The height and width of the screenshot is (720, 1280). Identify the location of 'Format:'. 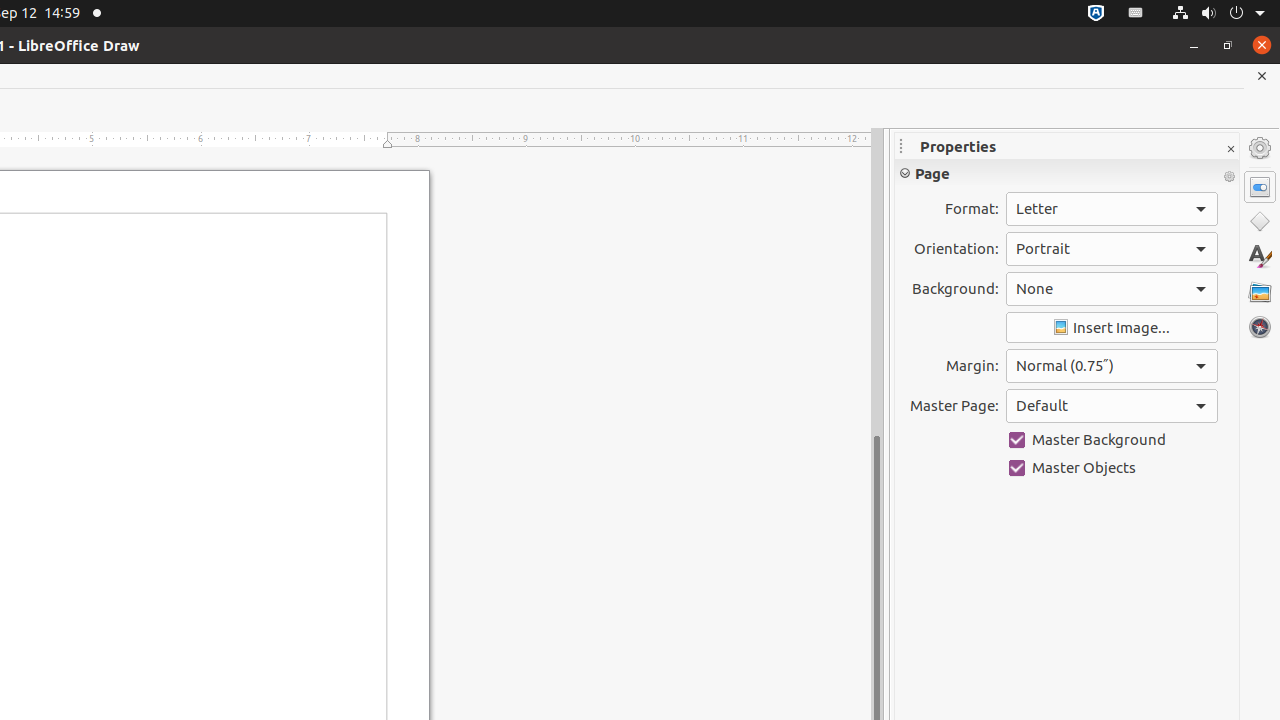
(1110, 209).